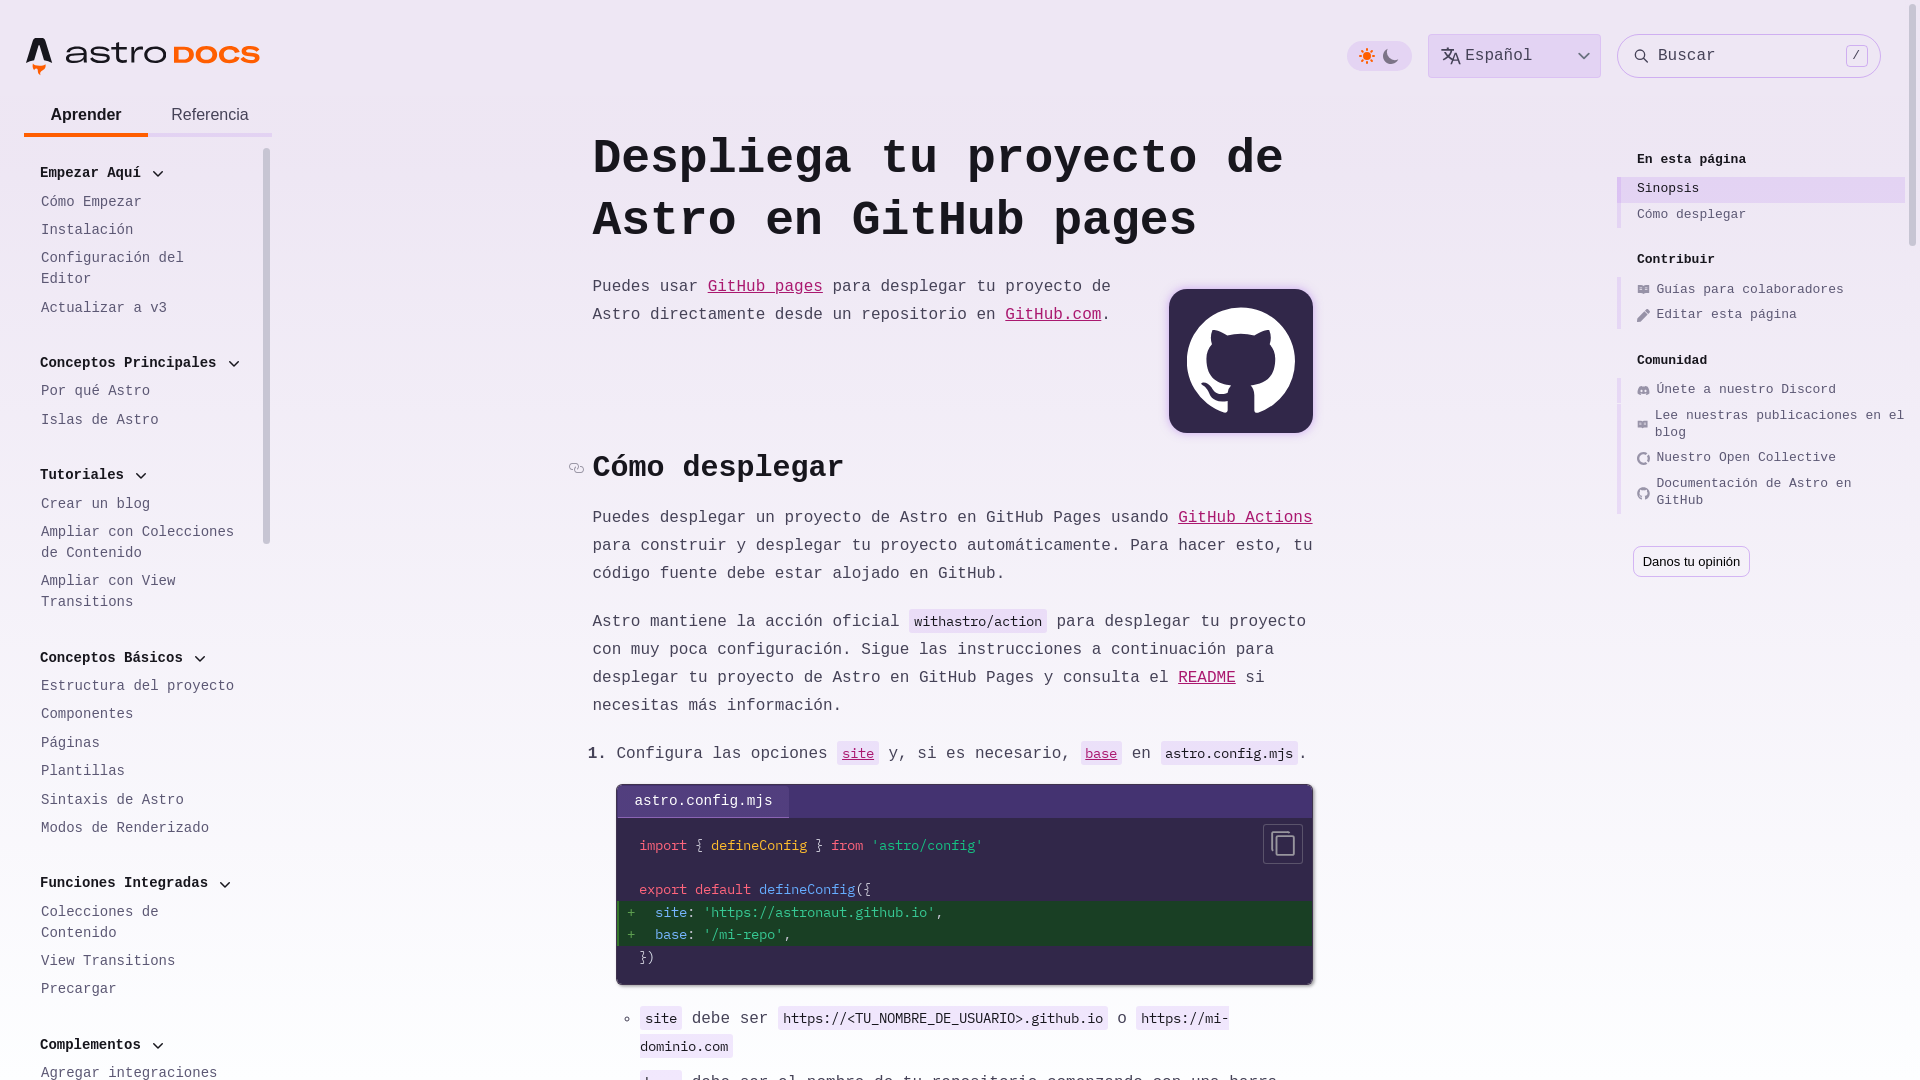  I want to click on 'Copiar al portapapeles', so click(1282, 844).